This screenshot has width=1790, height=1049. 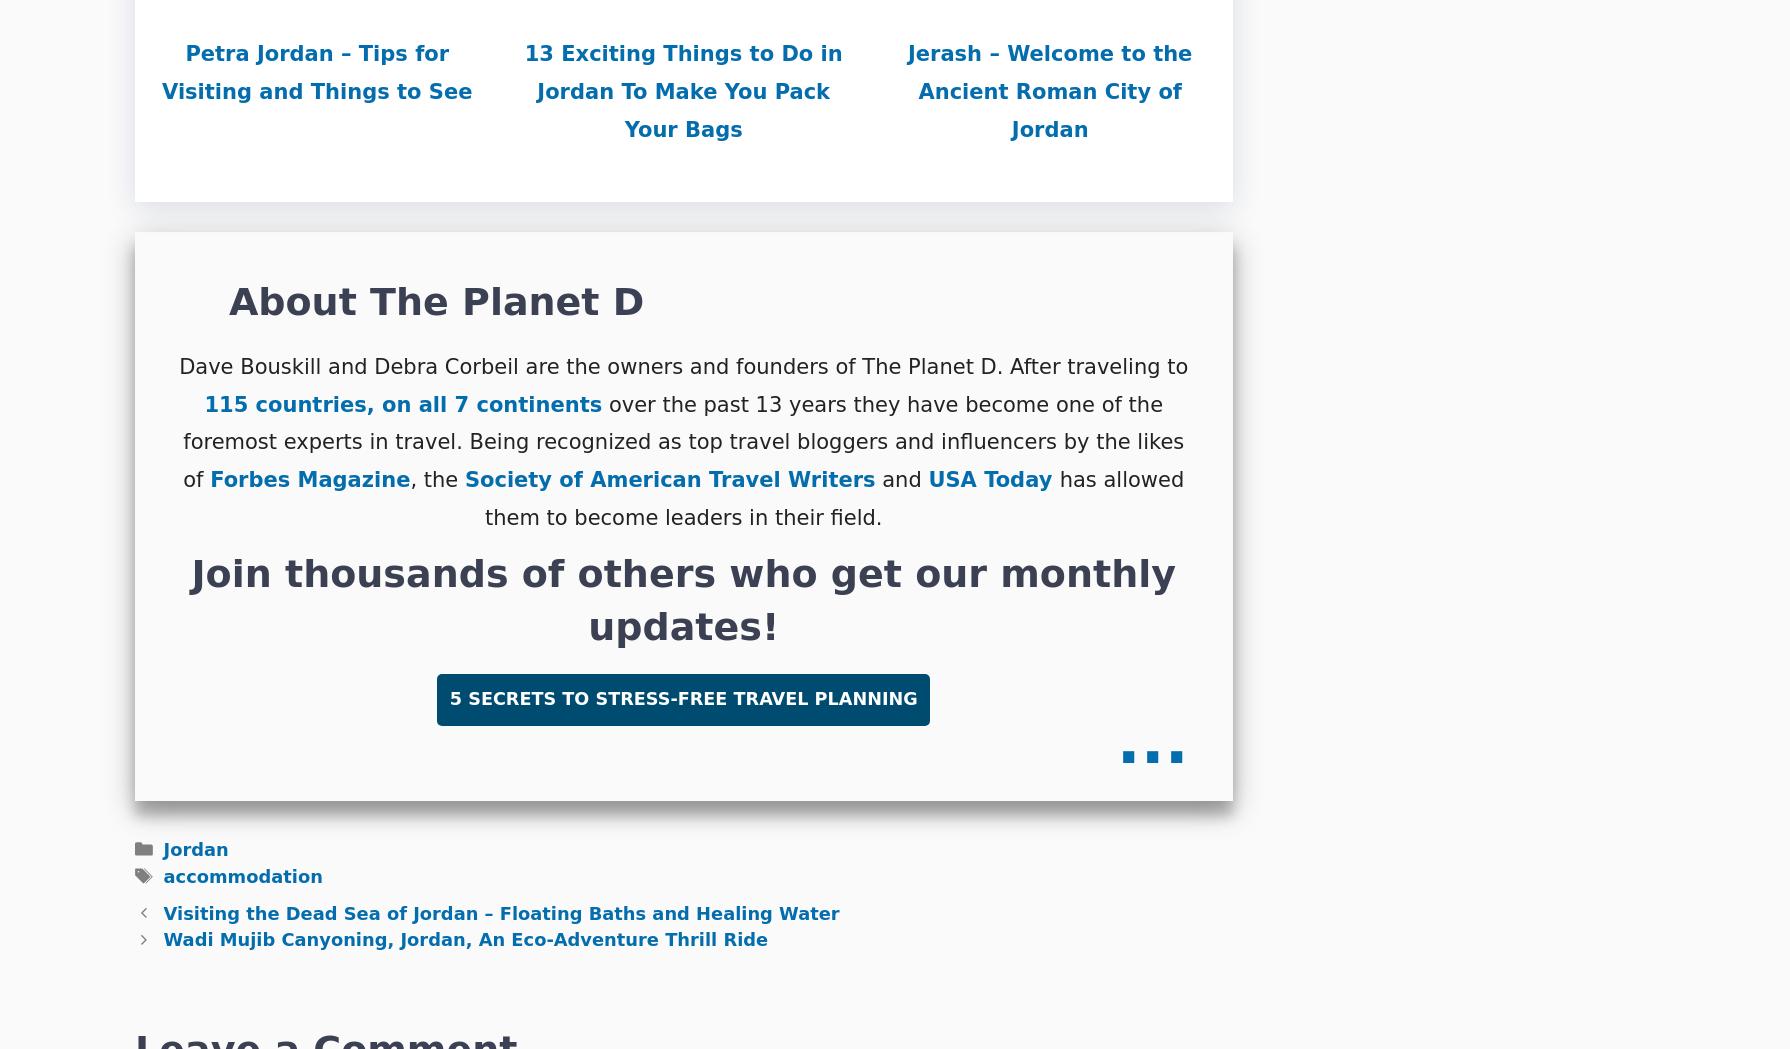 I want to click on 'USA Today', so click(x=927, y=480).